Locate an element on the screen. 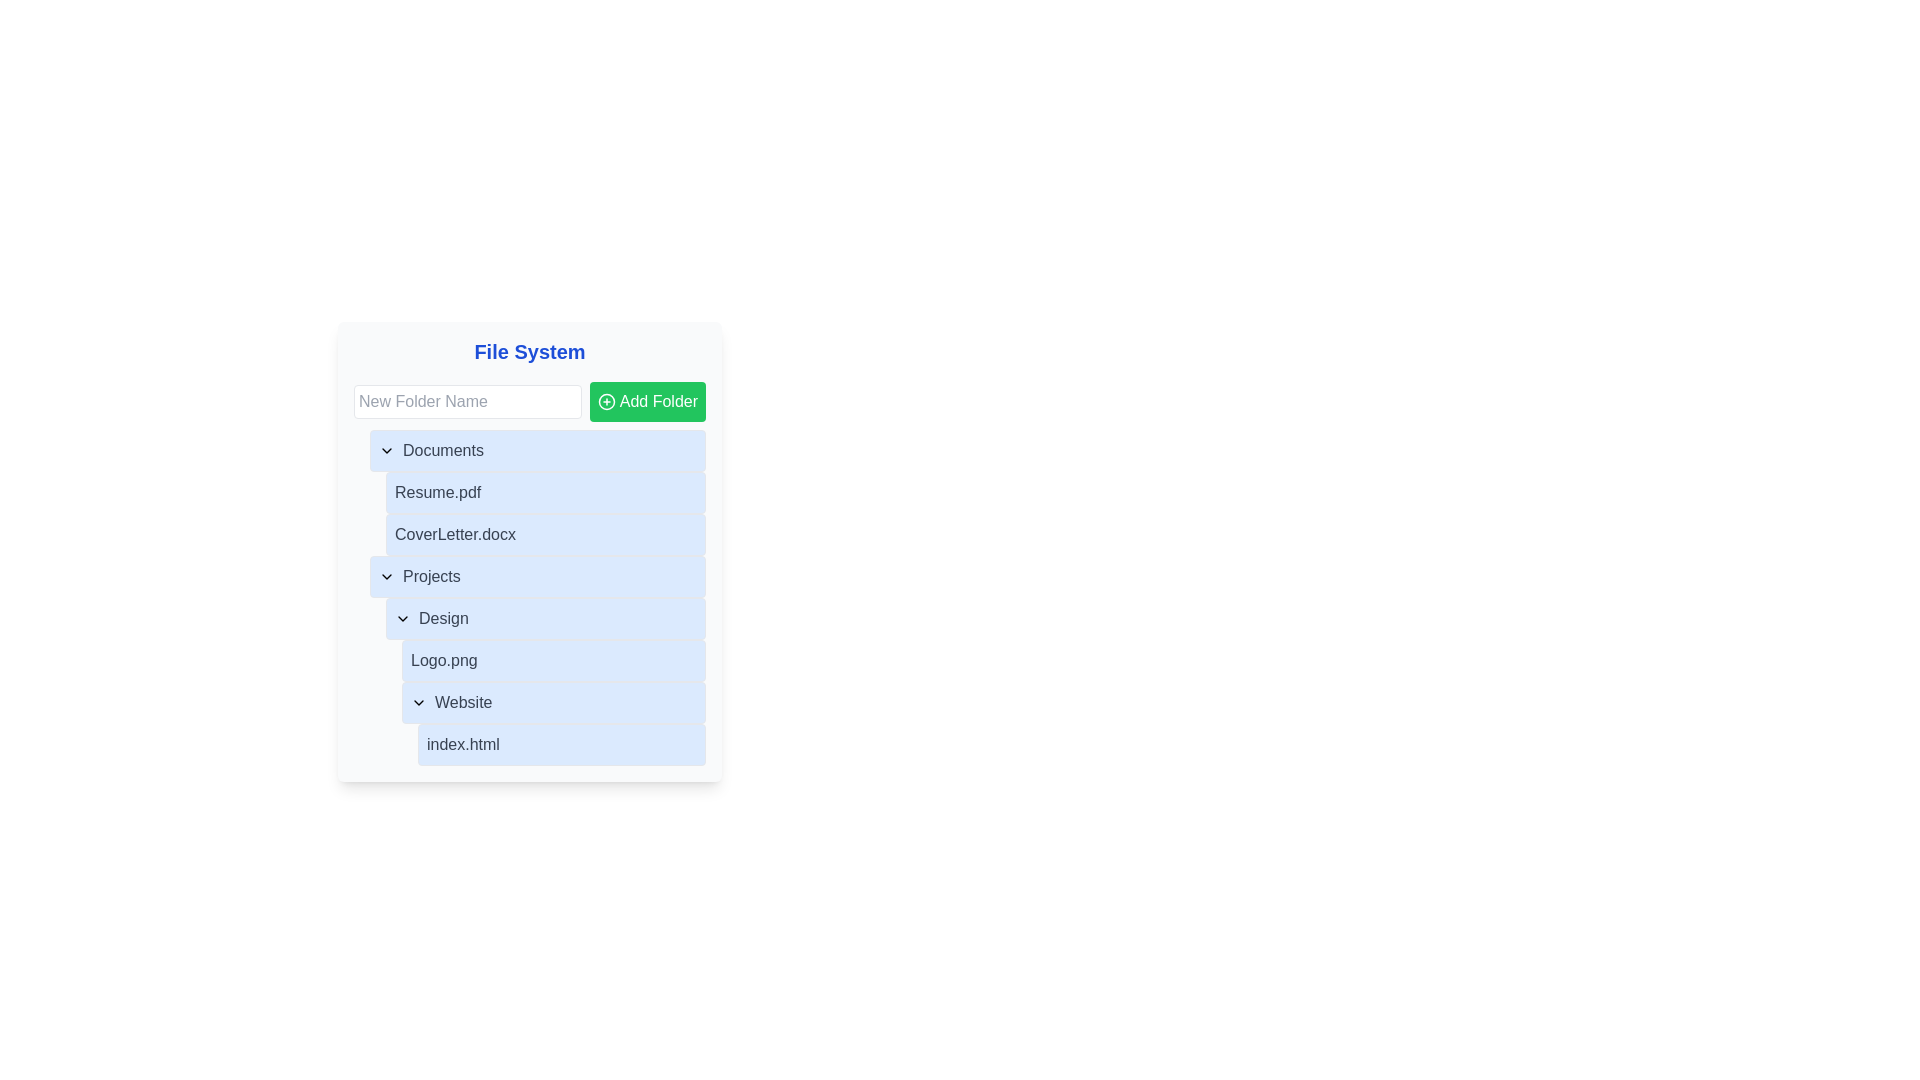 Image resolution: width=1920 pixels, height=1080 pixels. the 'Website' text label within the folder view is located at coordinates (462, 701).